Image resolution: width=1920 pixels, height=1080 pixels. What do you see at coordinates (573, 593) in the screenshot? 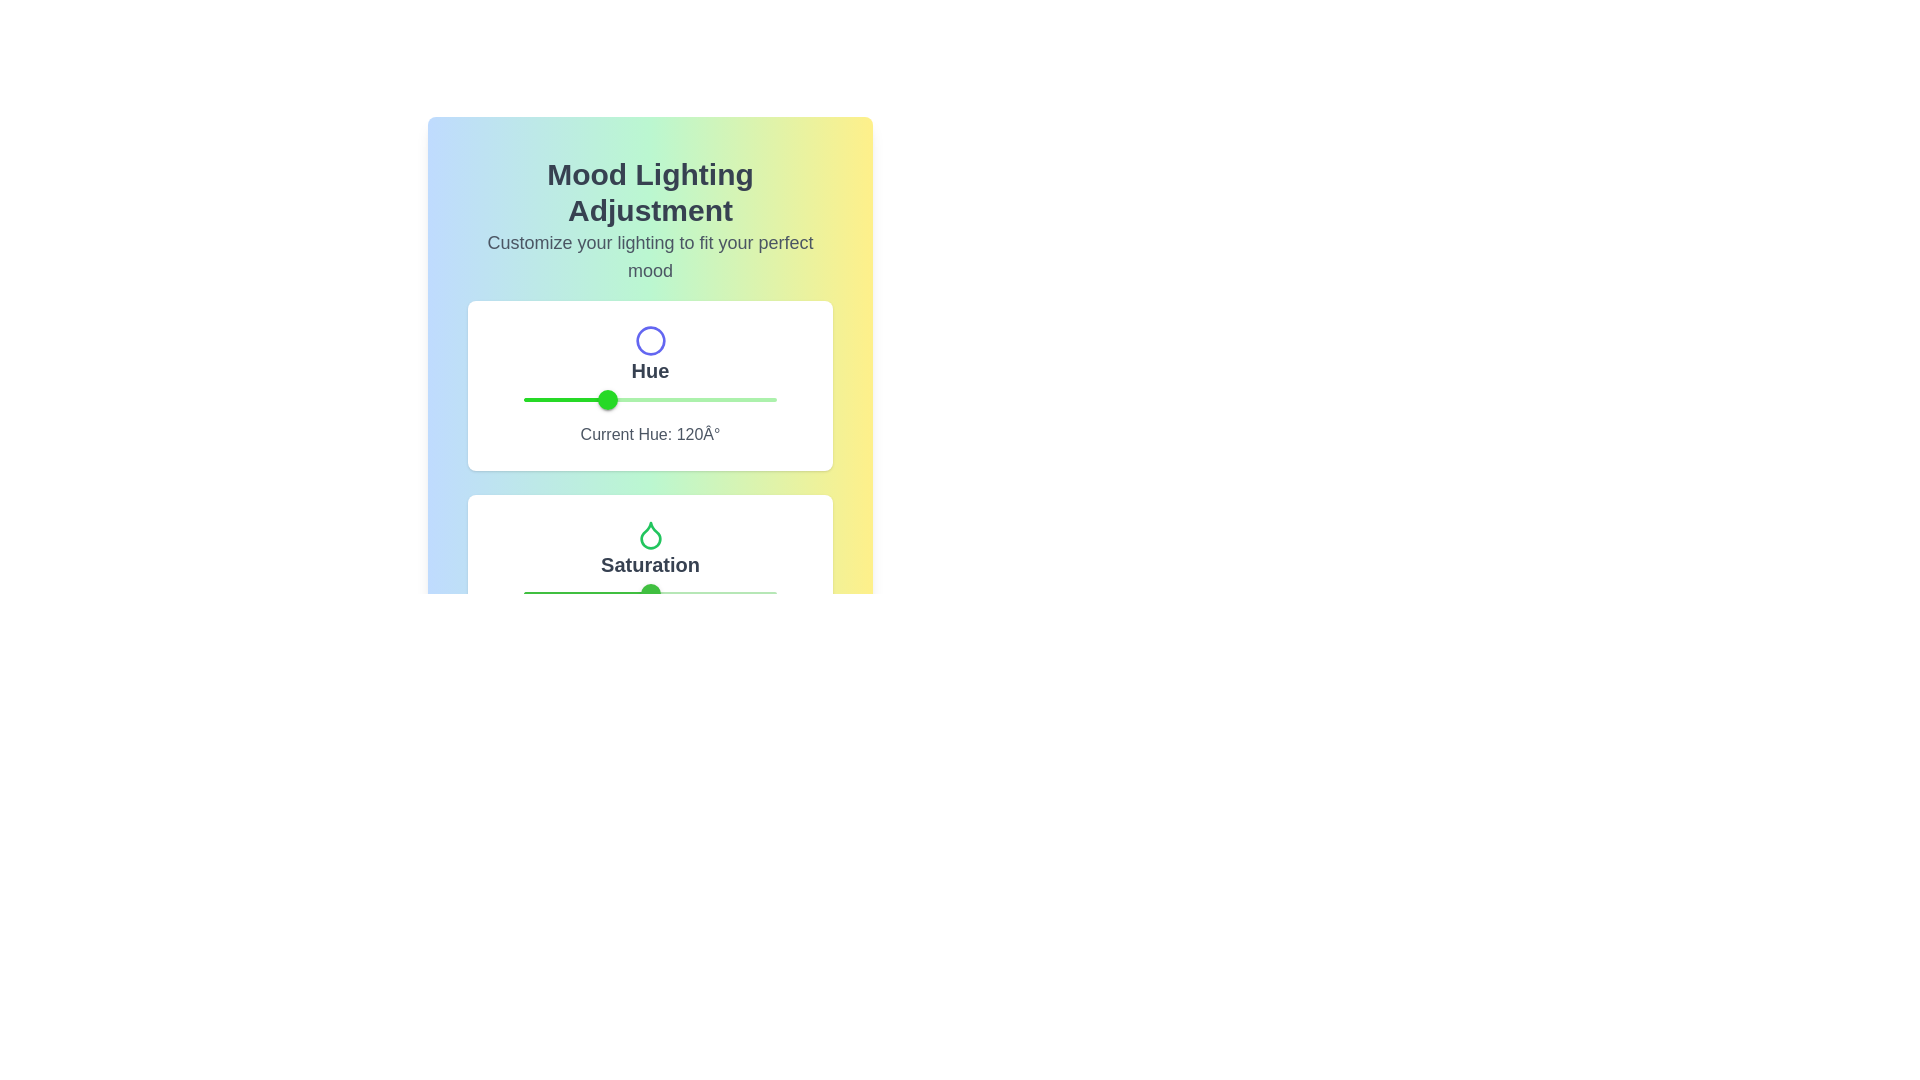
I see `the slider` at bounding box center [573, 593].